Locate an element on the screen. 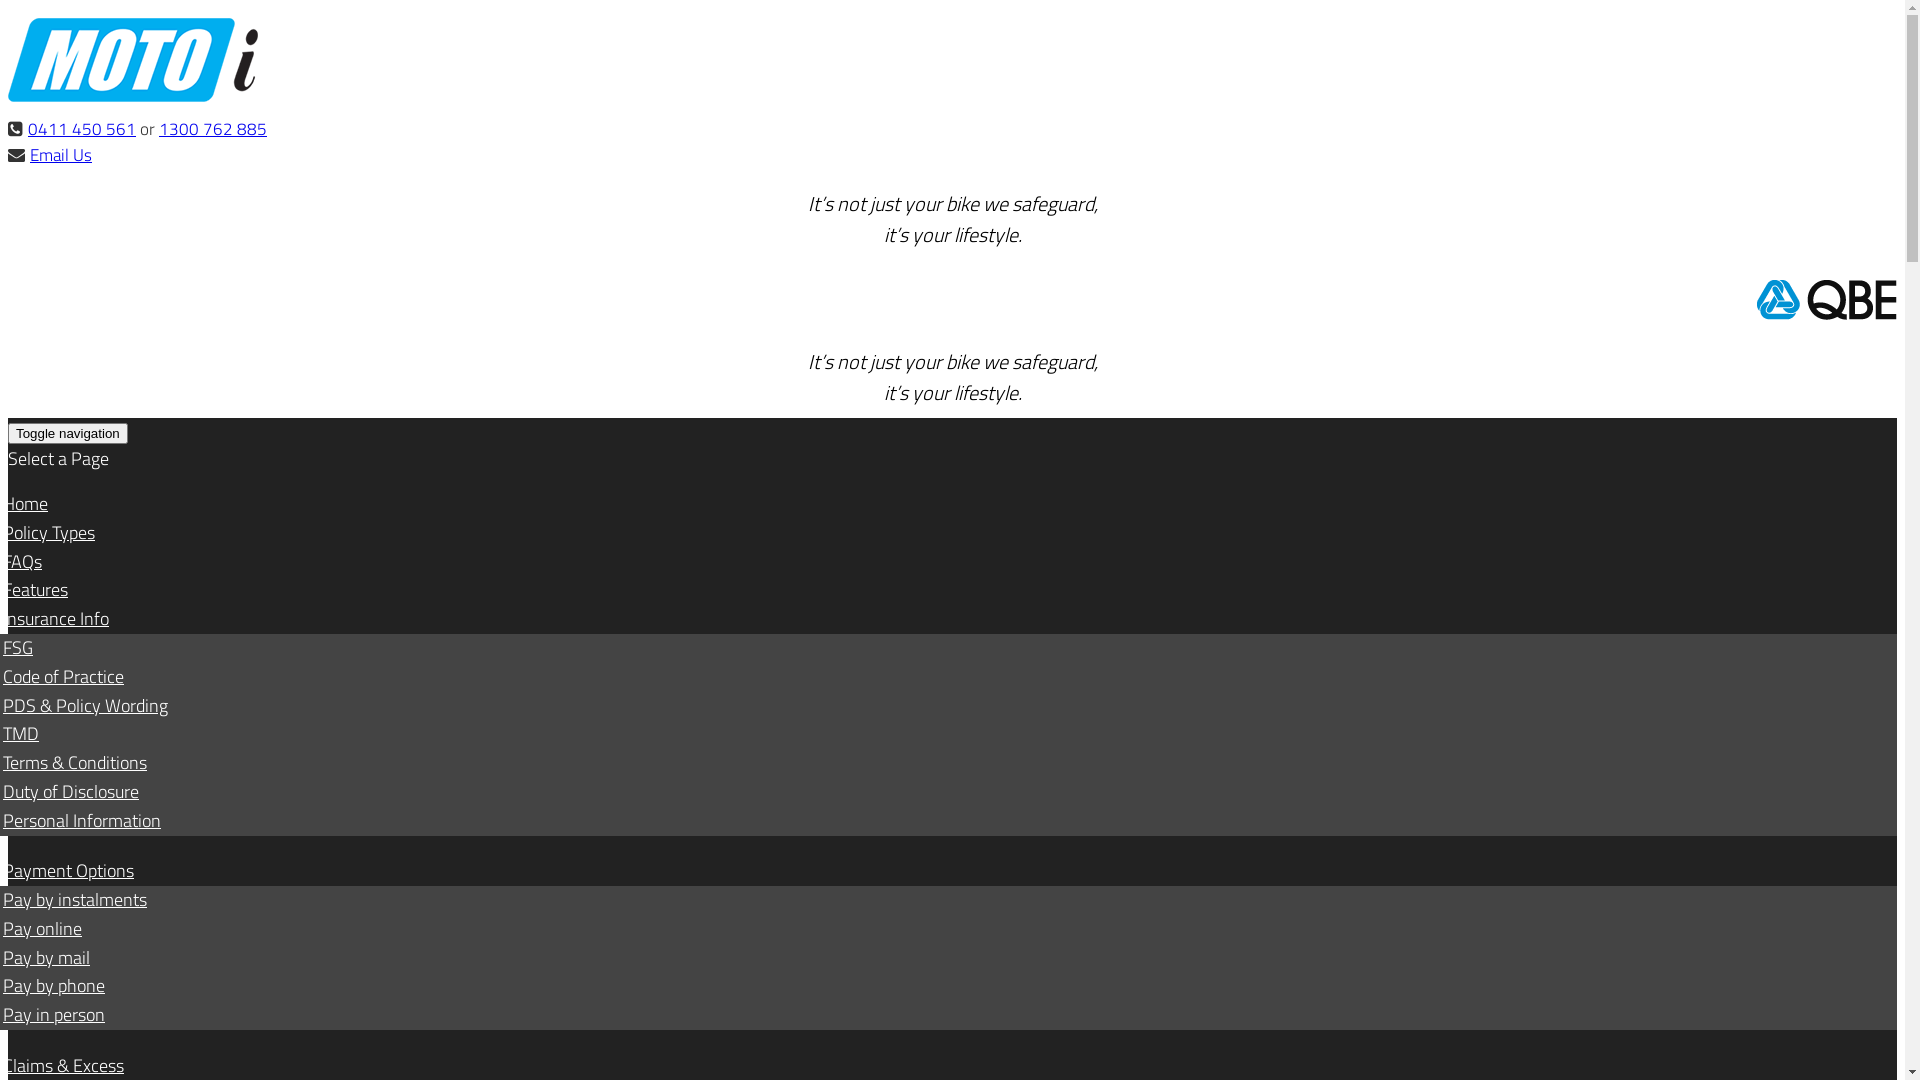 The image size is (1920, 1080). '1300 762 885' is located at coordinates (157, 128).